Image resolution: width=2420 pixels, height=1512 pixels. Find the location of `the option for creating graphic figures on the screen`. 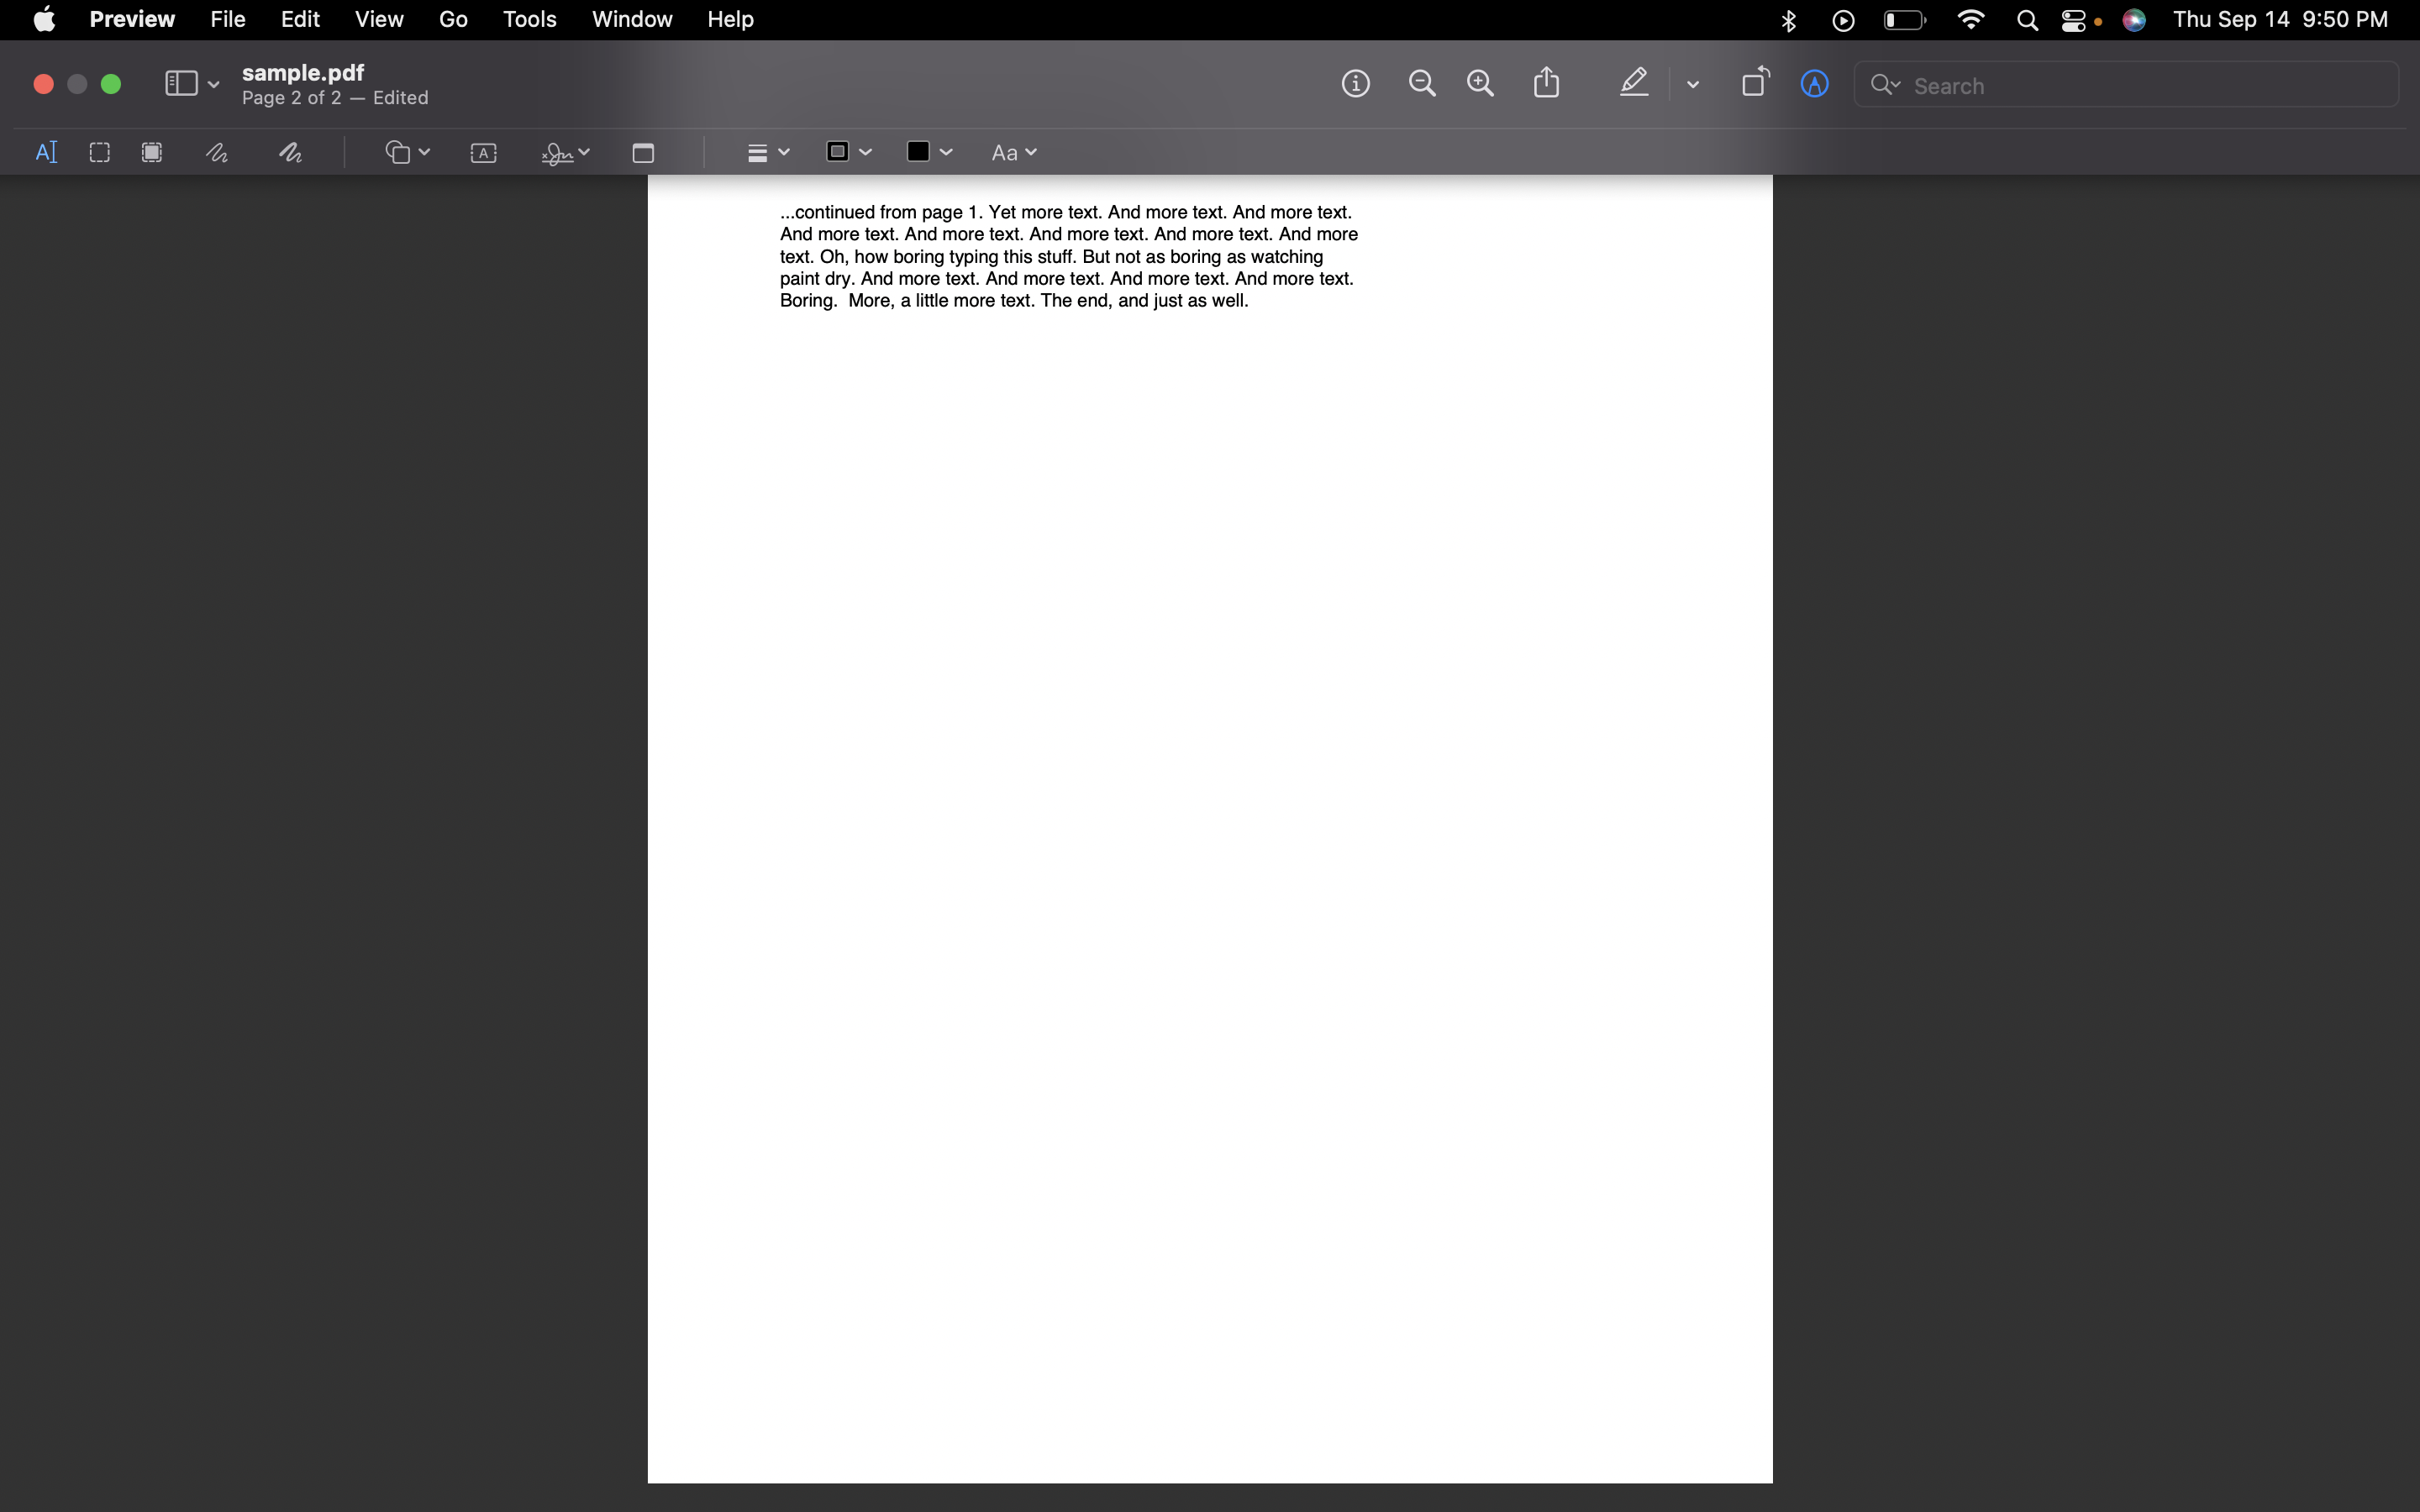

the option for creating graphic figures on the screen is located at coordinates (406, 153).